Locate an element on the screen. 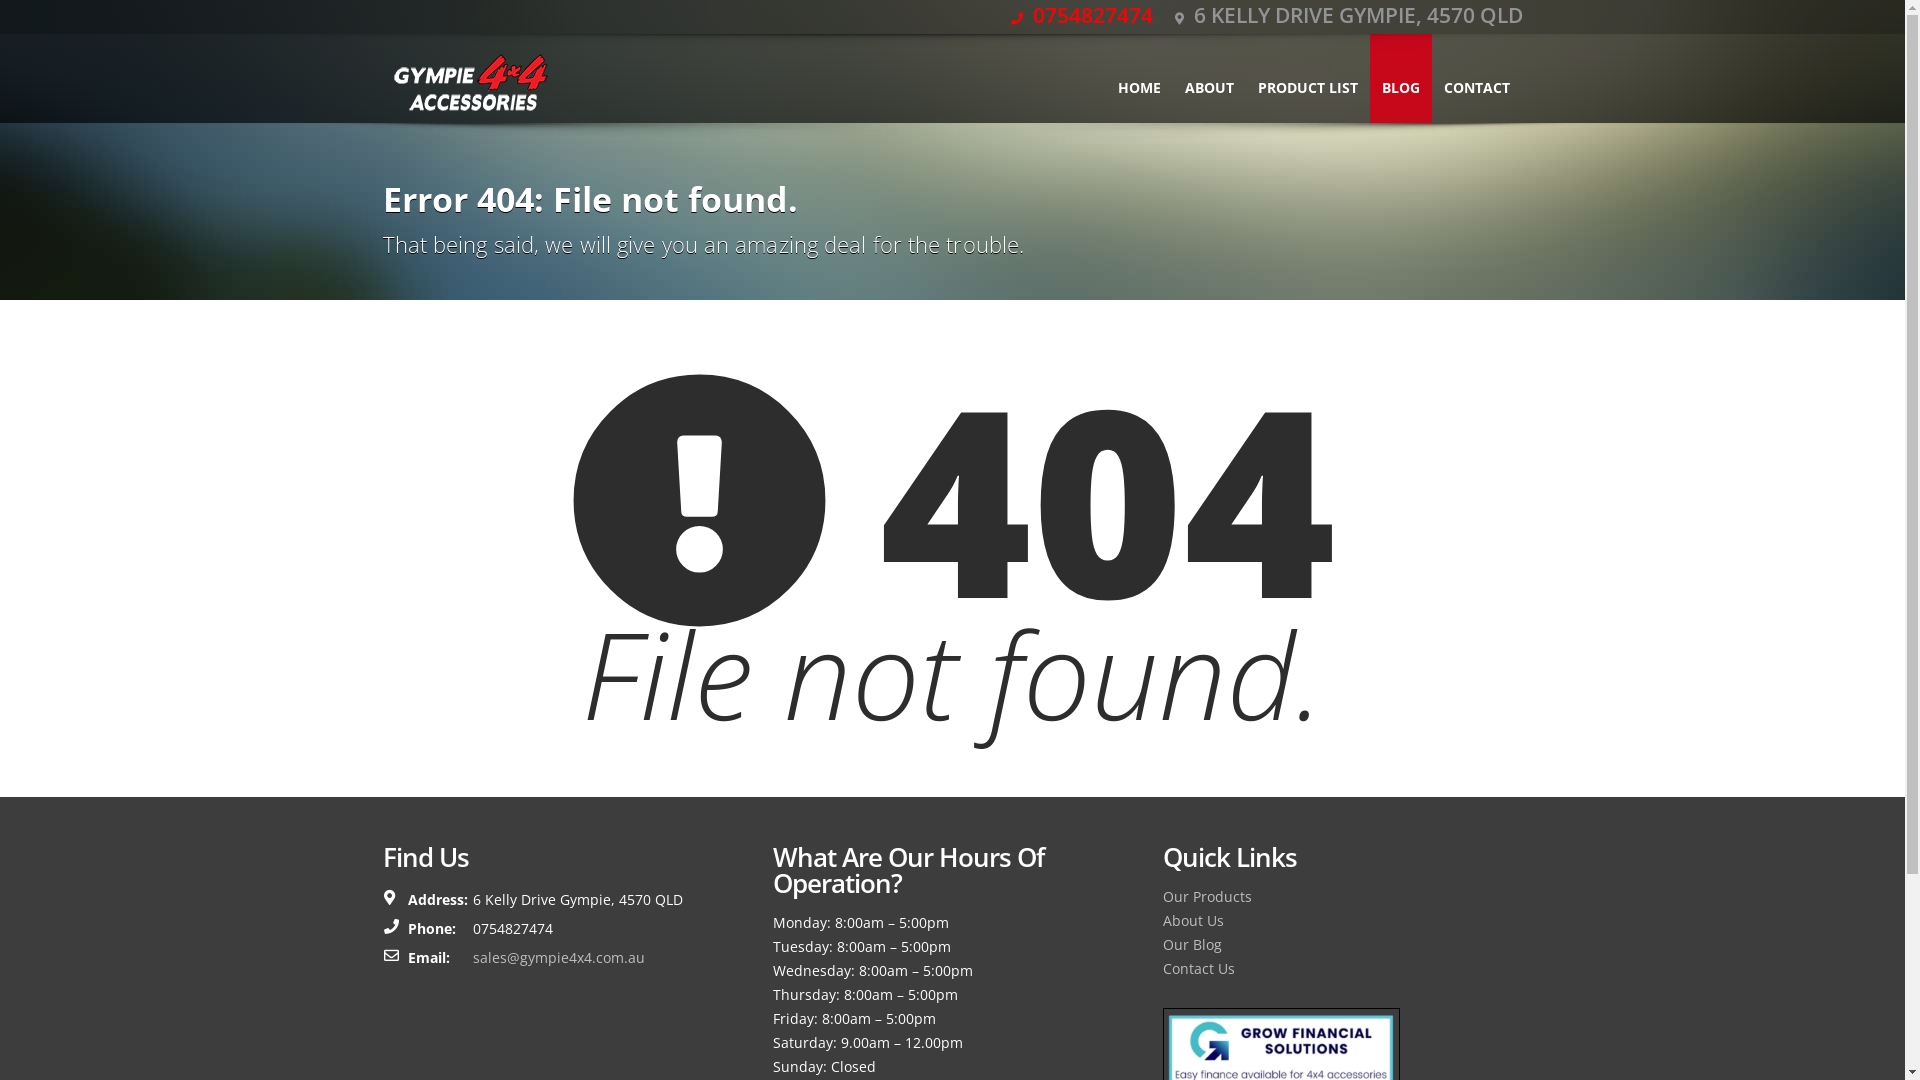 This screenshot has width=1920, height=1080. 'Contact Us' is located at coordinates (1198, 967).